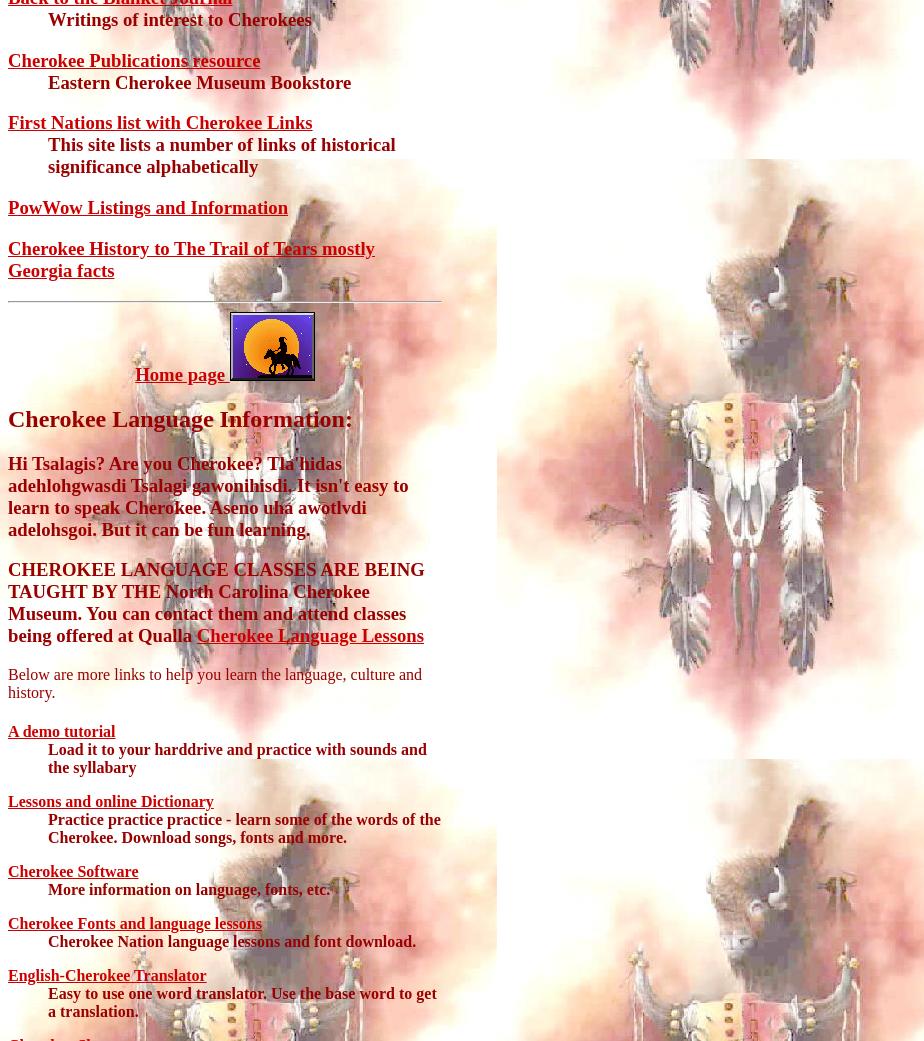  Describe the element at coordinates (244, 828) in the screenshot. I see `'Practice practice practice - learn some of the words of the Cherokee. Download songs, fonts and more.'` at that location.